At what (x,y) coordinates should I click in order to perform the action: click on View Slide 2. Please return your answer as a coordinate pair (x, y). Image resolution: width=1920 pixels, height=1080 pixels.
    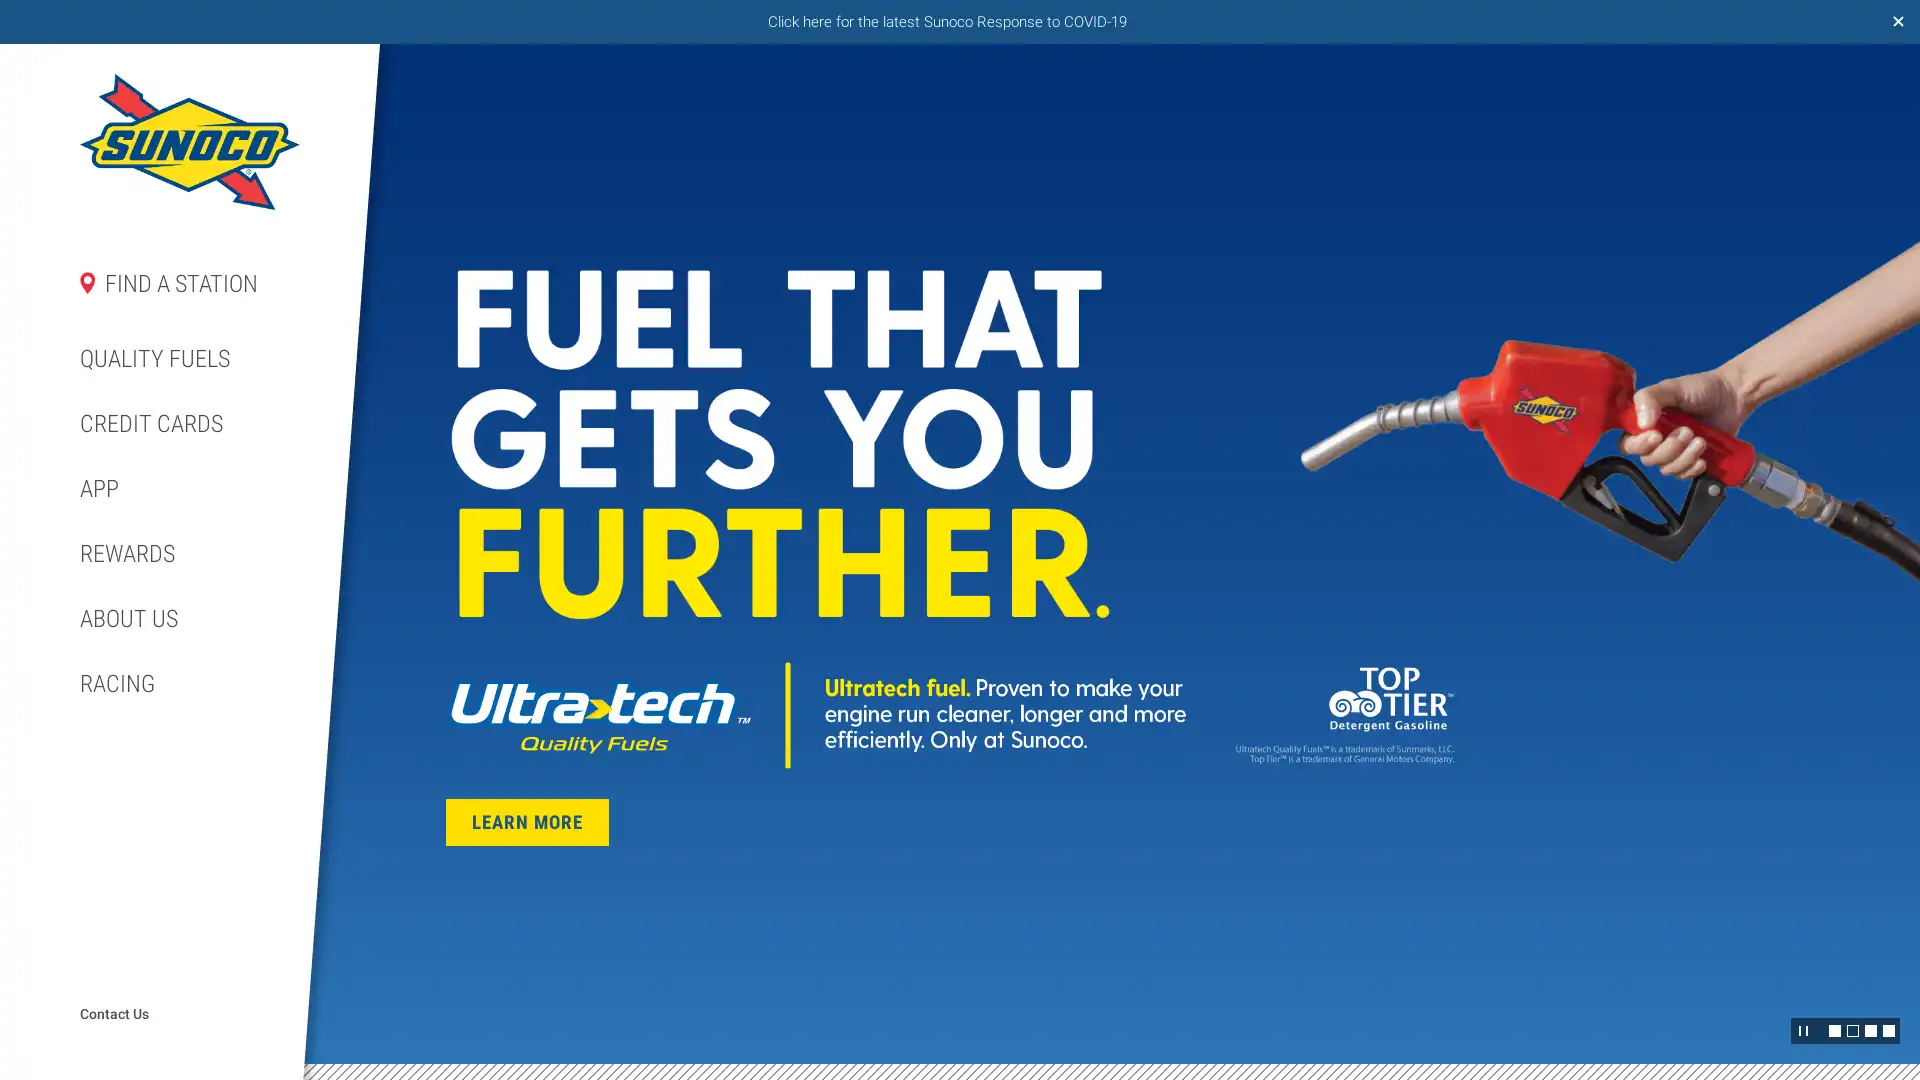
    Looking at the image, I should click on (1851, 1030).